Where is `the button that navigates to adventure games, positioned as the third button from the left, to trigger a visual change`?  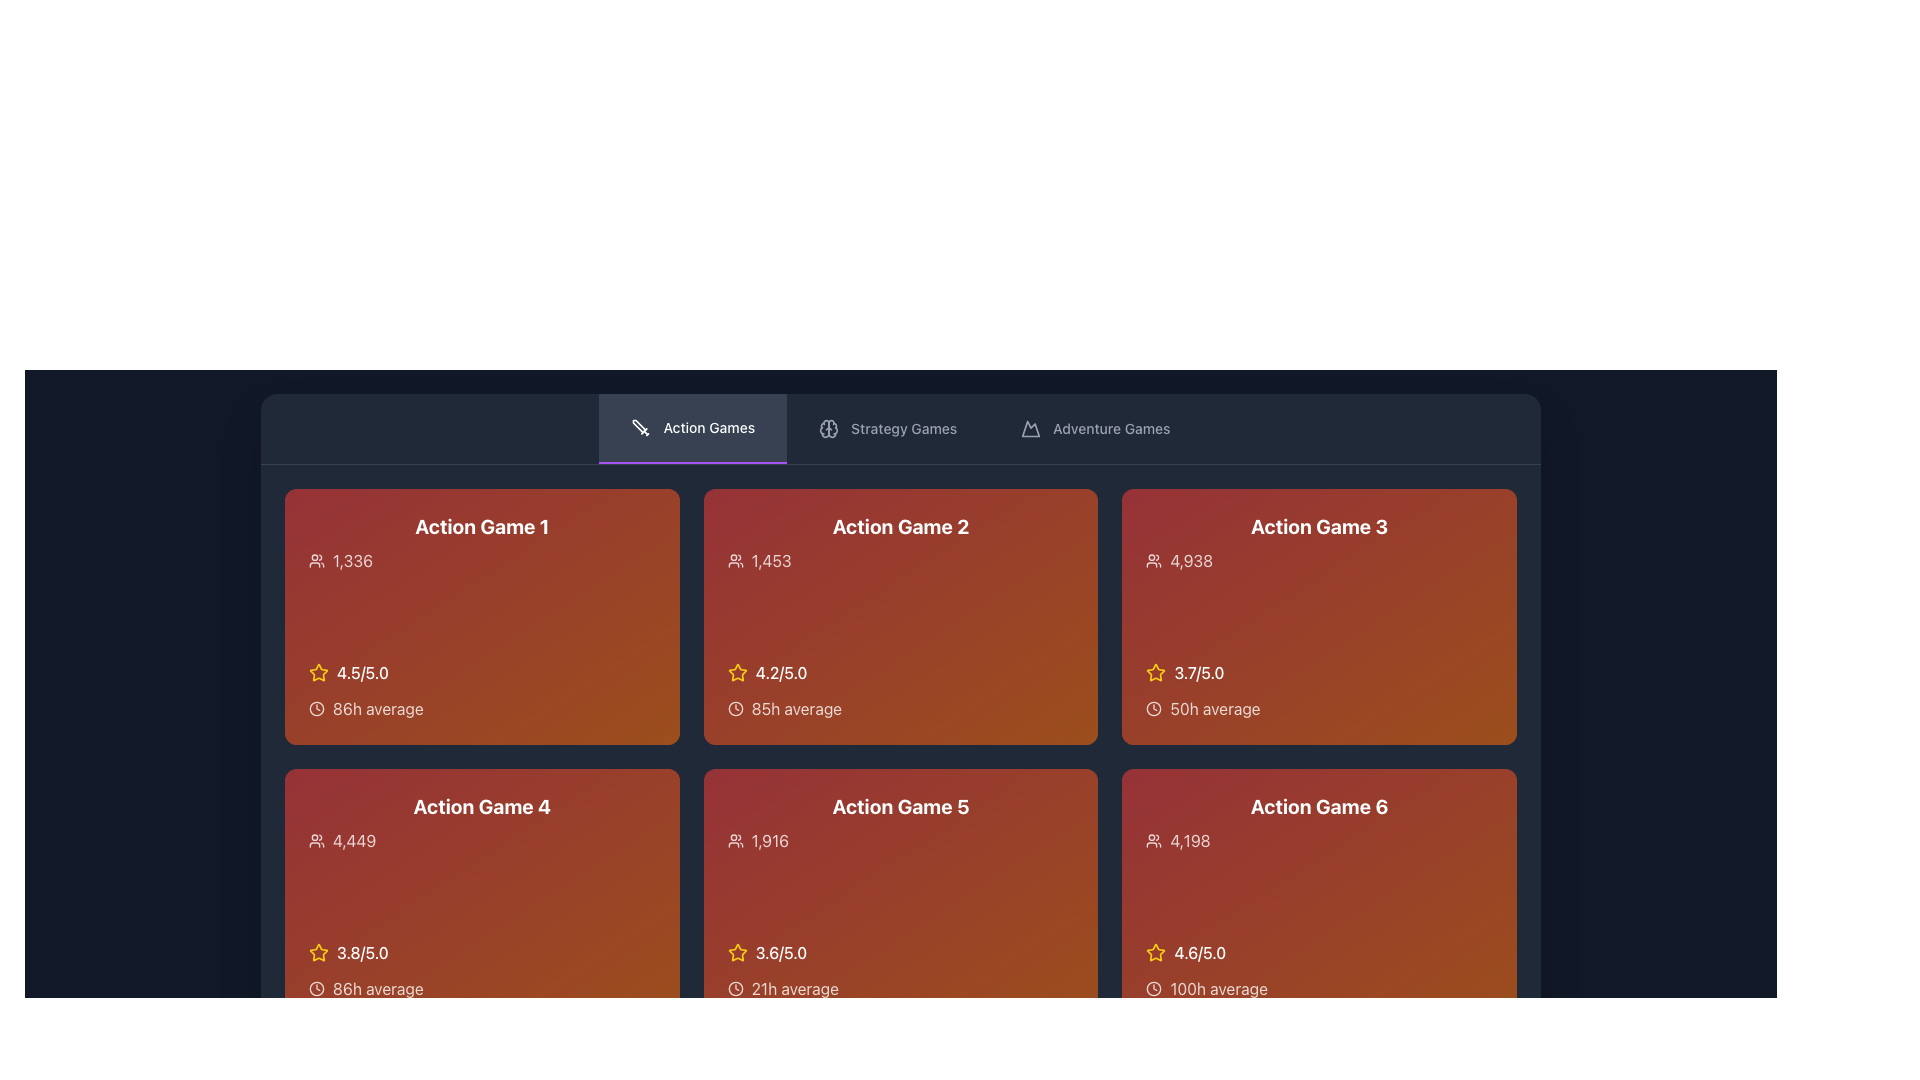
the button that navigates to adventure games, positioned as the third button from the left, to trigger a visual change is located at coordinates (1094, 427).